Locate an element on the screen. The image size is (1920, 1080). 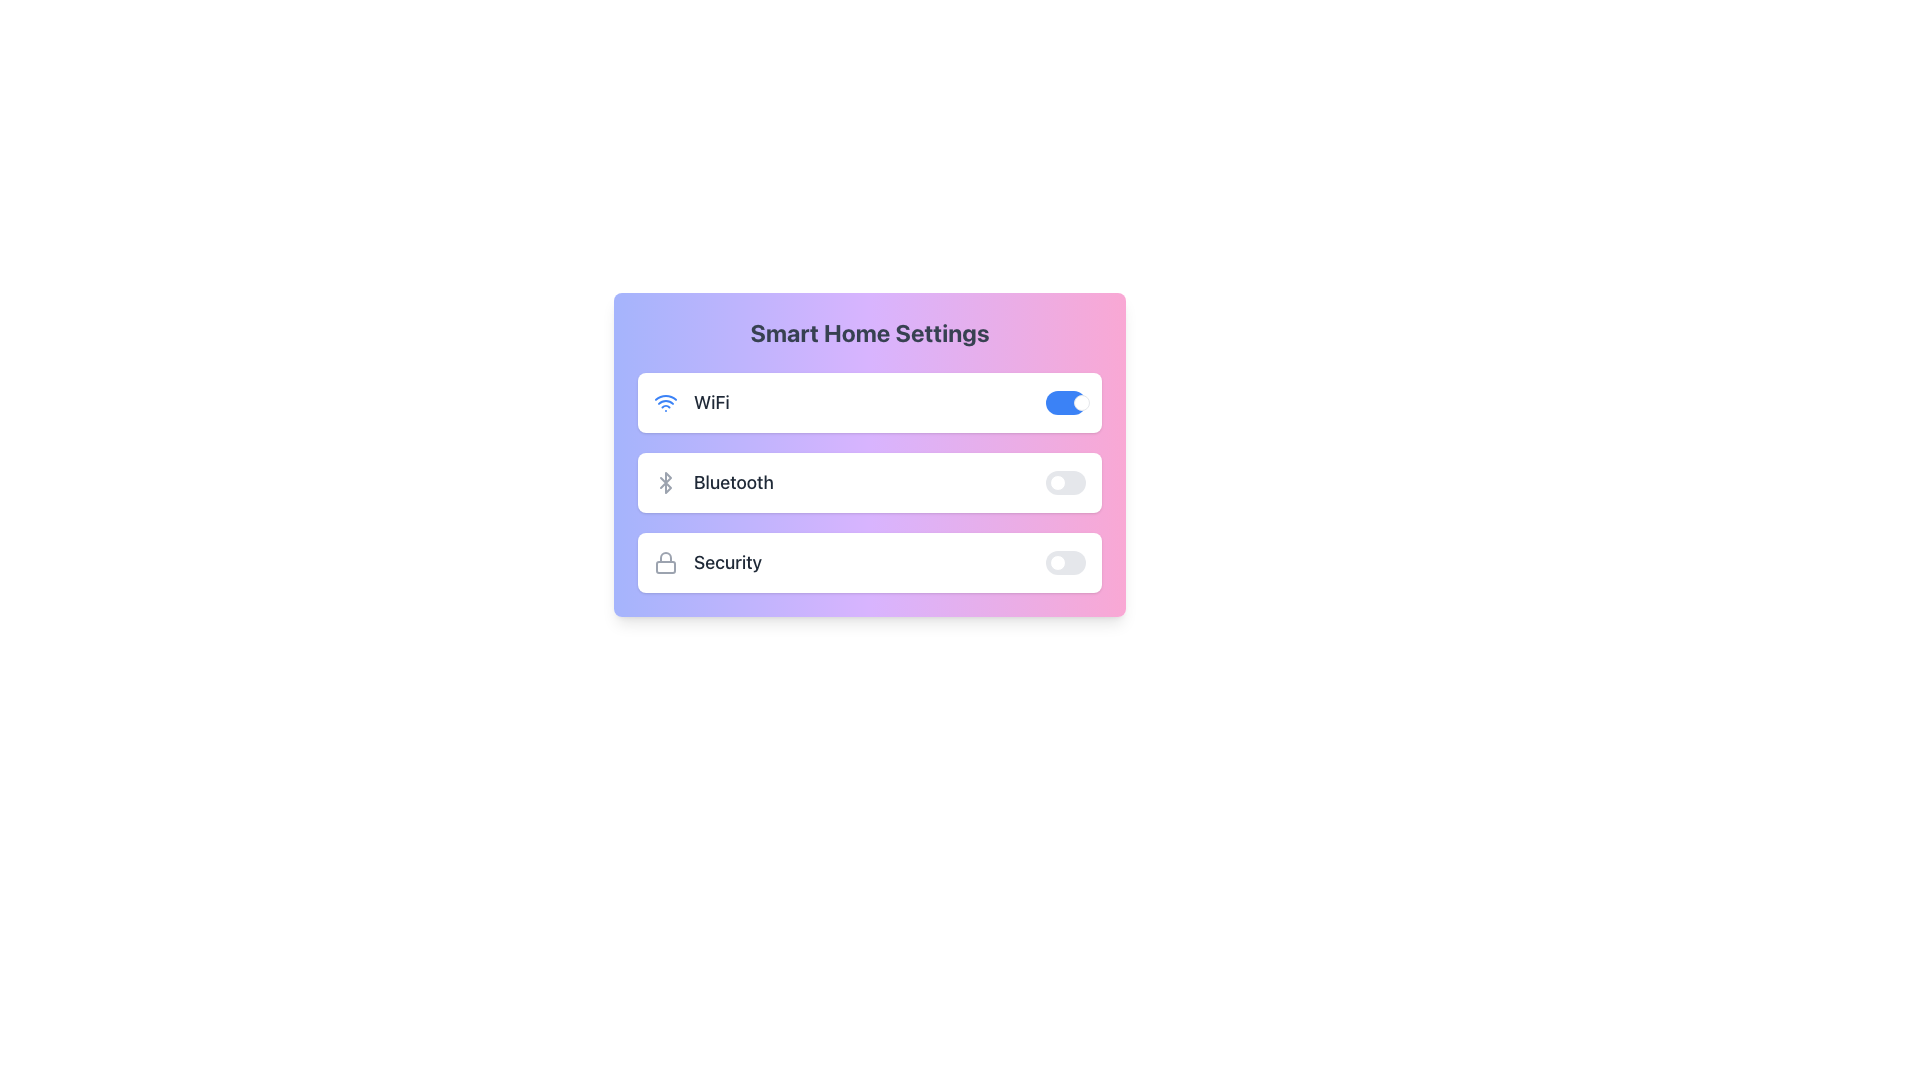
the label that describes the functionality of the WiFi toggle switch, which is positioned to the right of the WiFi icon and to the left of the toggle switch is located at coordinates (711, 402).